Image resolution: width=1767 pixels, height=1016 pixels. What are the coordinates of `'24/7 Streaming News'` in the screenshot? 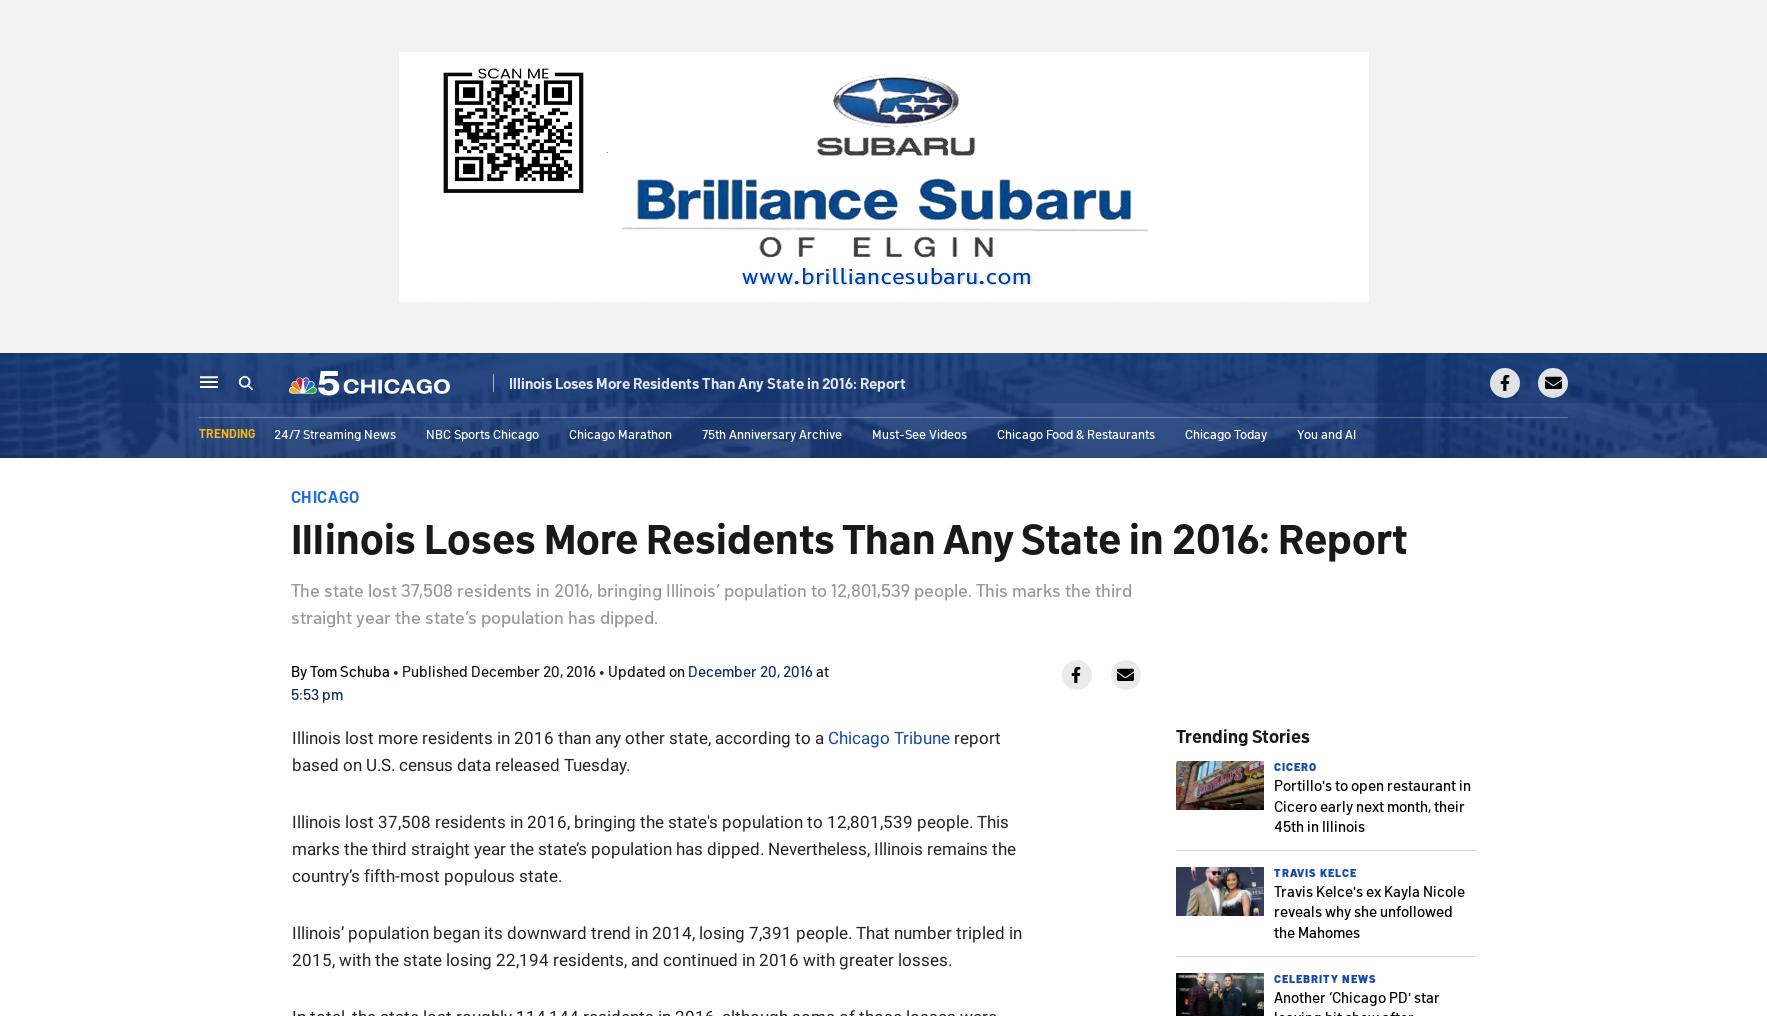 It's located at (335, 436).